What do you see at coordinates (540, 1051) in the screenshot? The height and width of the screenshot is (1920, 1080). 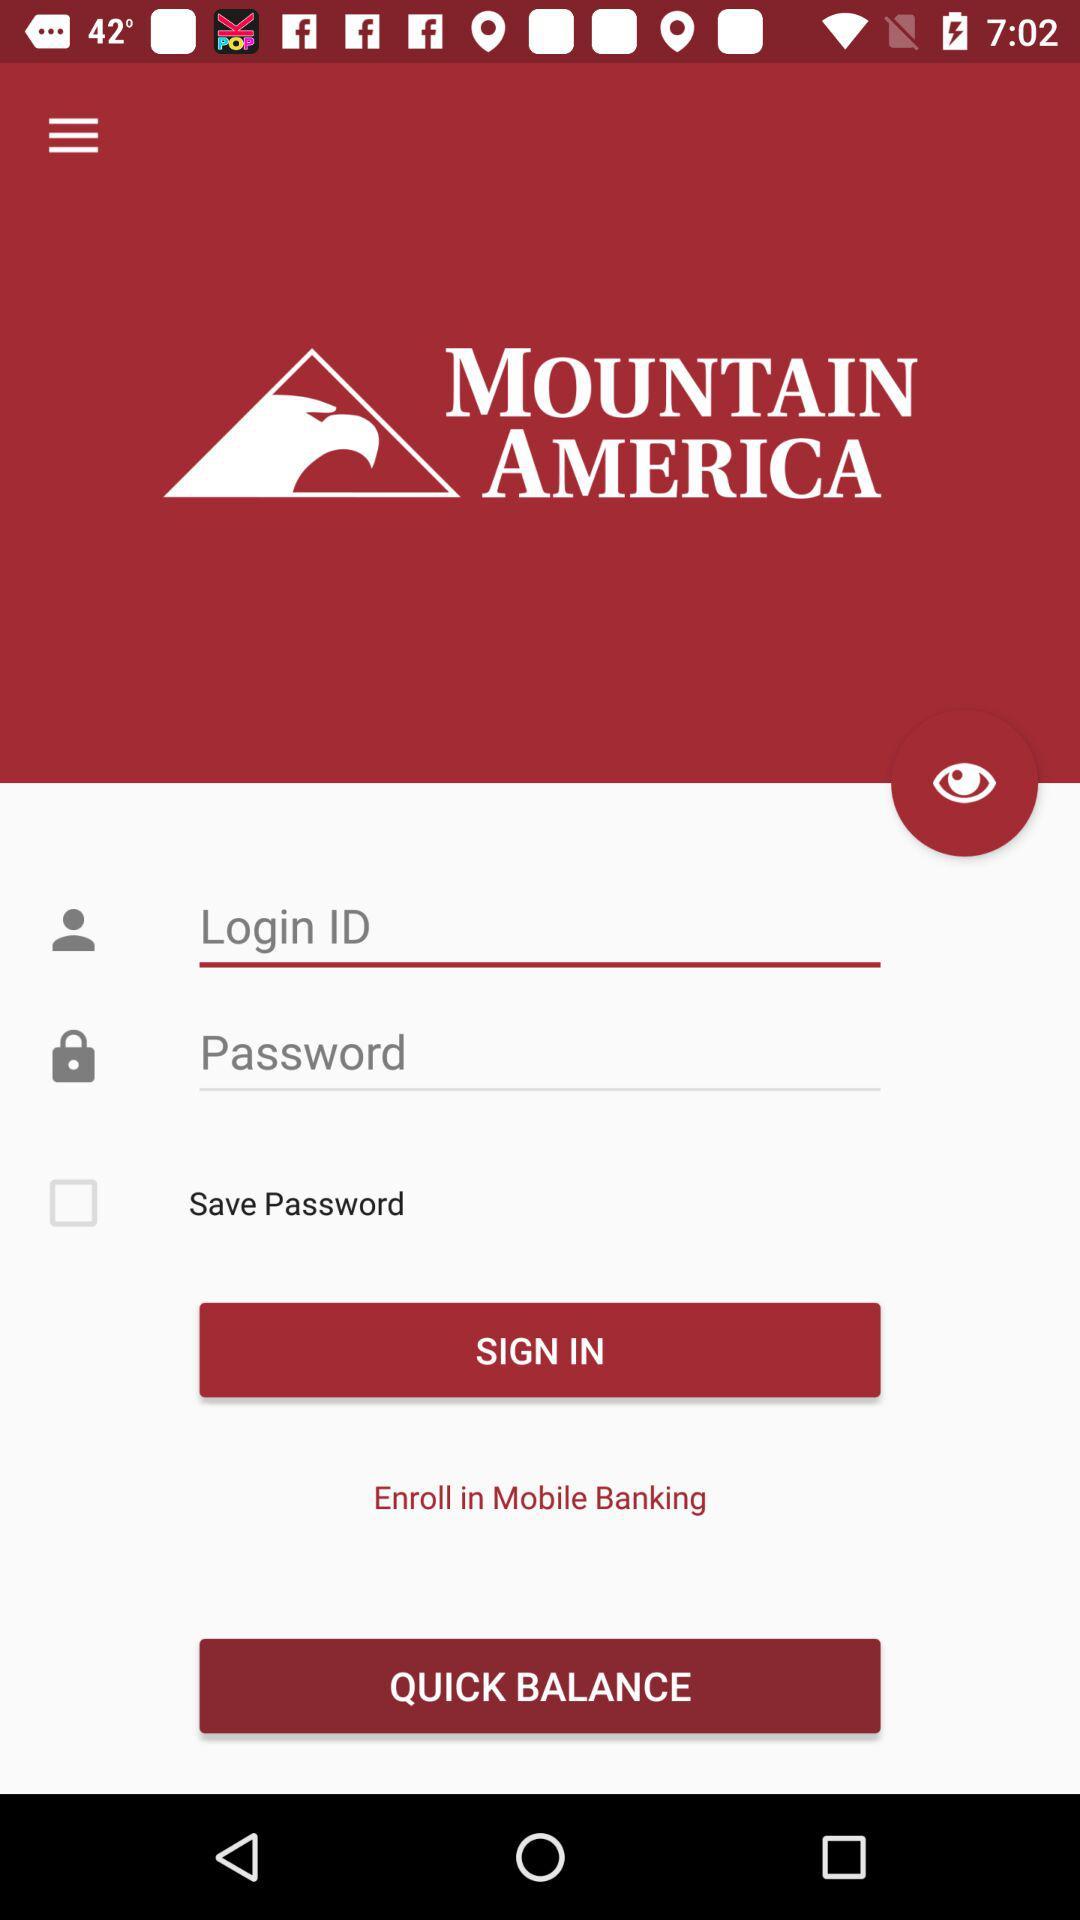 I see `password` at bounding box center [540, 1051].